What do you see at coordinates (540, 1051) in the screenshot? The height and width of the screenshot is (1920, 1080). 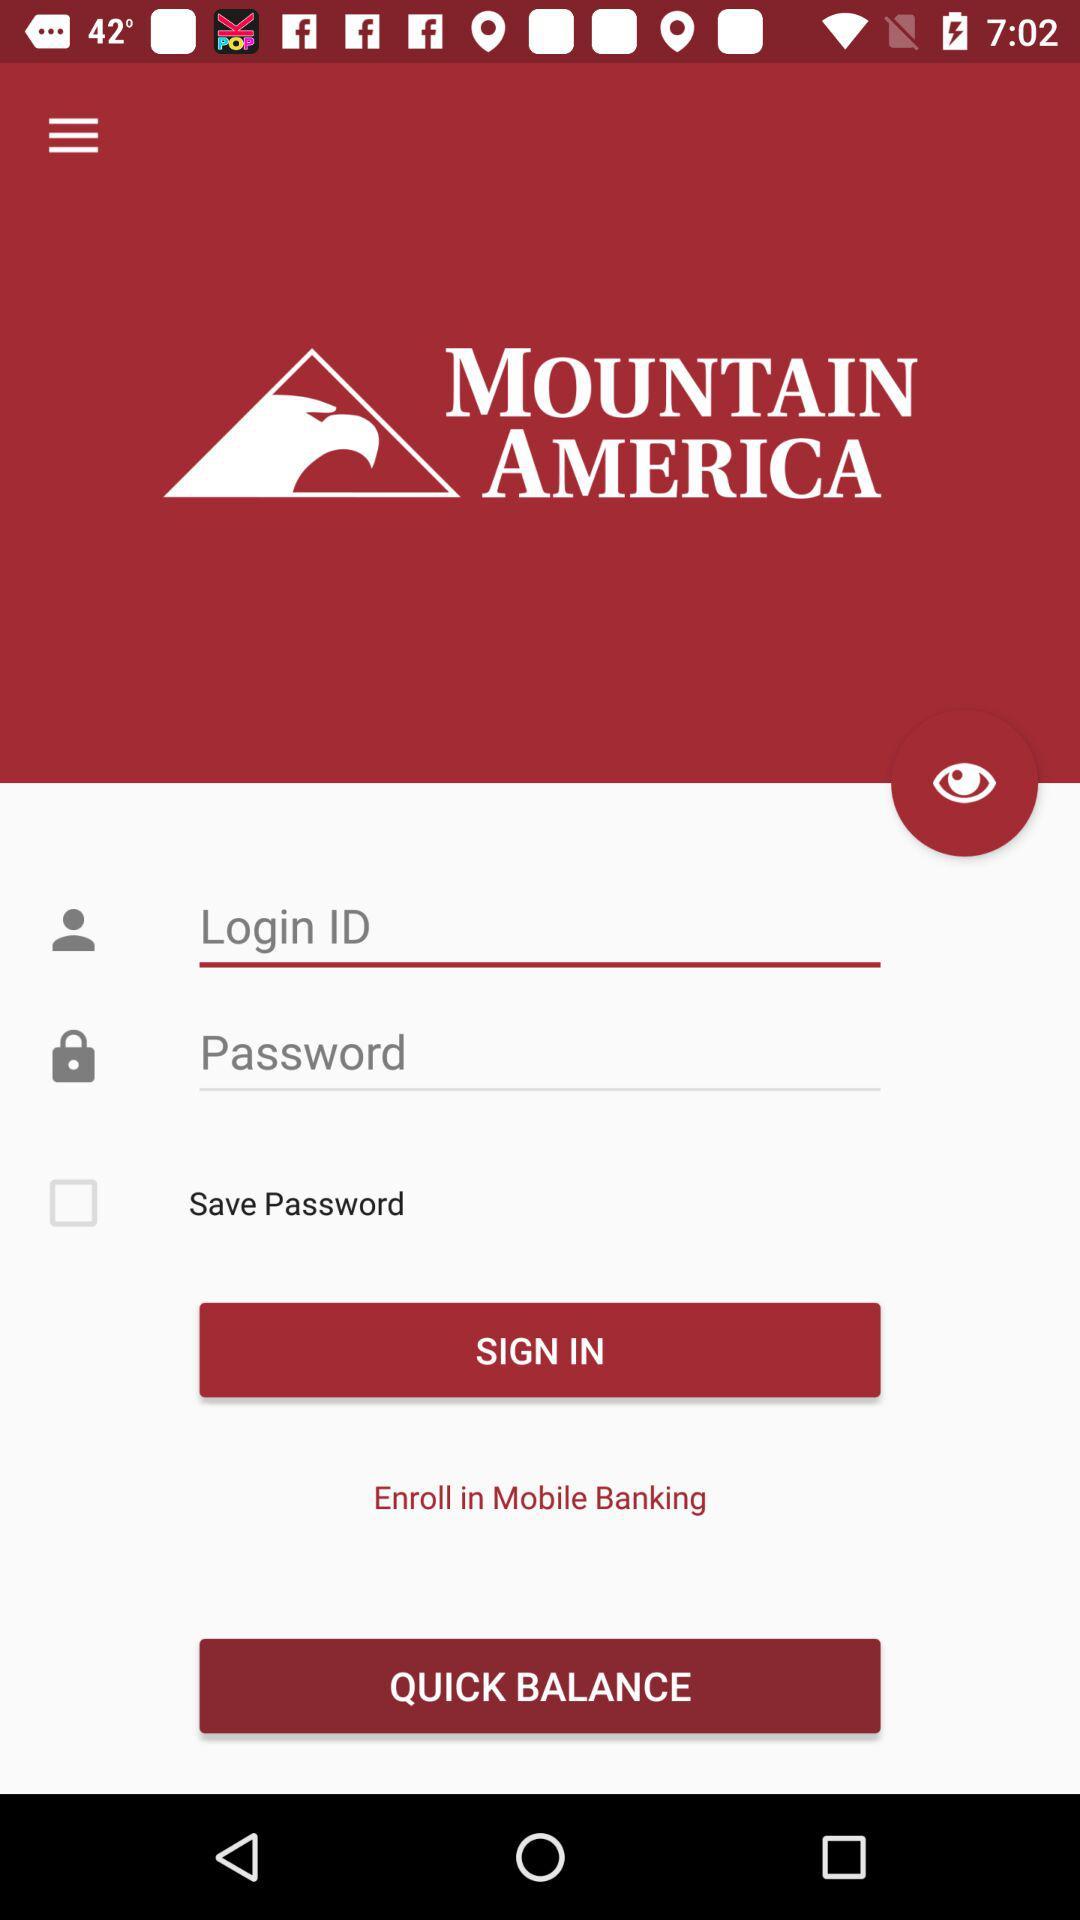 I see `password` at bounding box center [540, 1051].